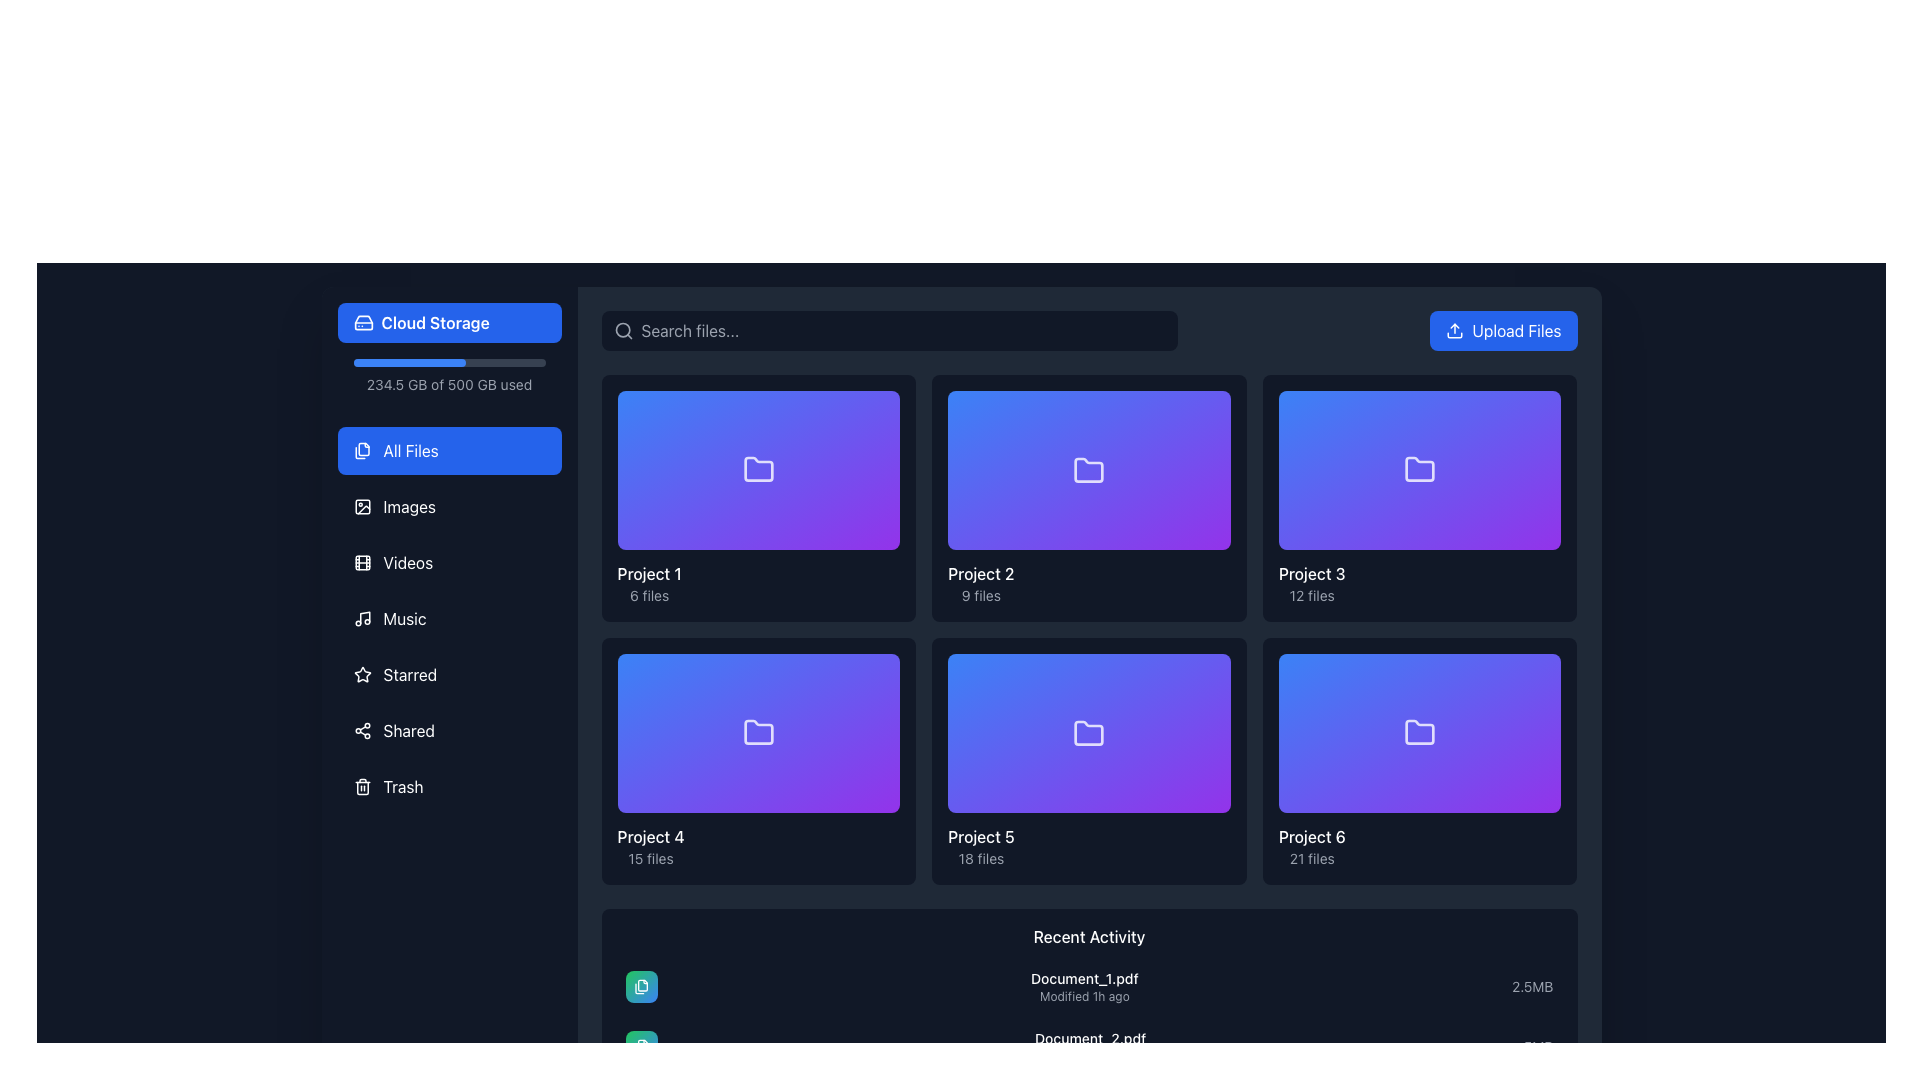  I want to click on informational text label indicating the count of items in the highlighted project folder located at the bottom of the 'Project 4' card, so click(651, 858).